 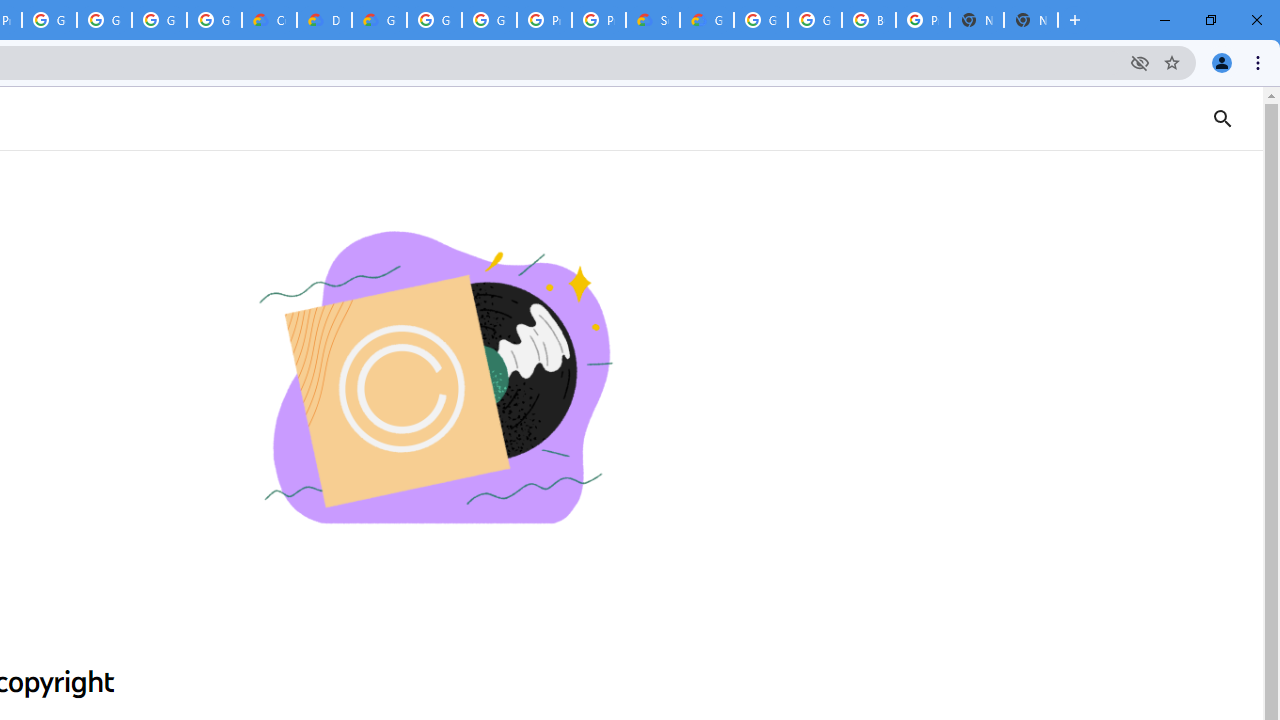 I want to click on 'Google Cloud Service Health', so click(x=706, y=20).